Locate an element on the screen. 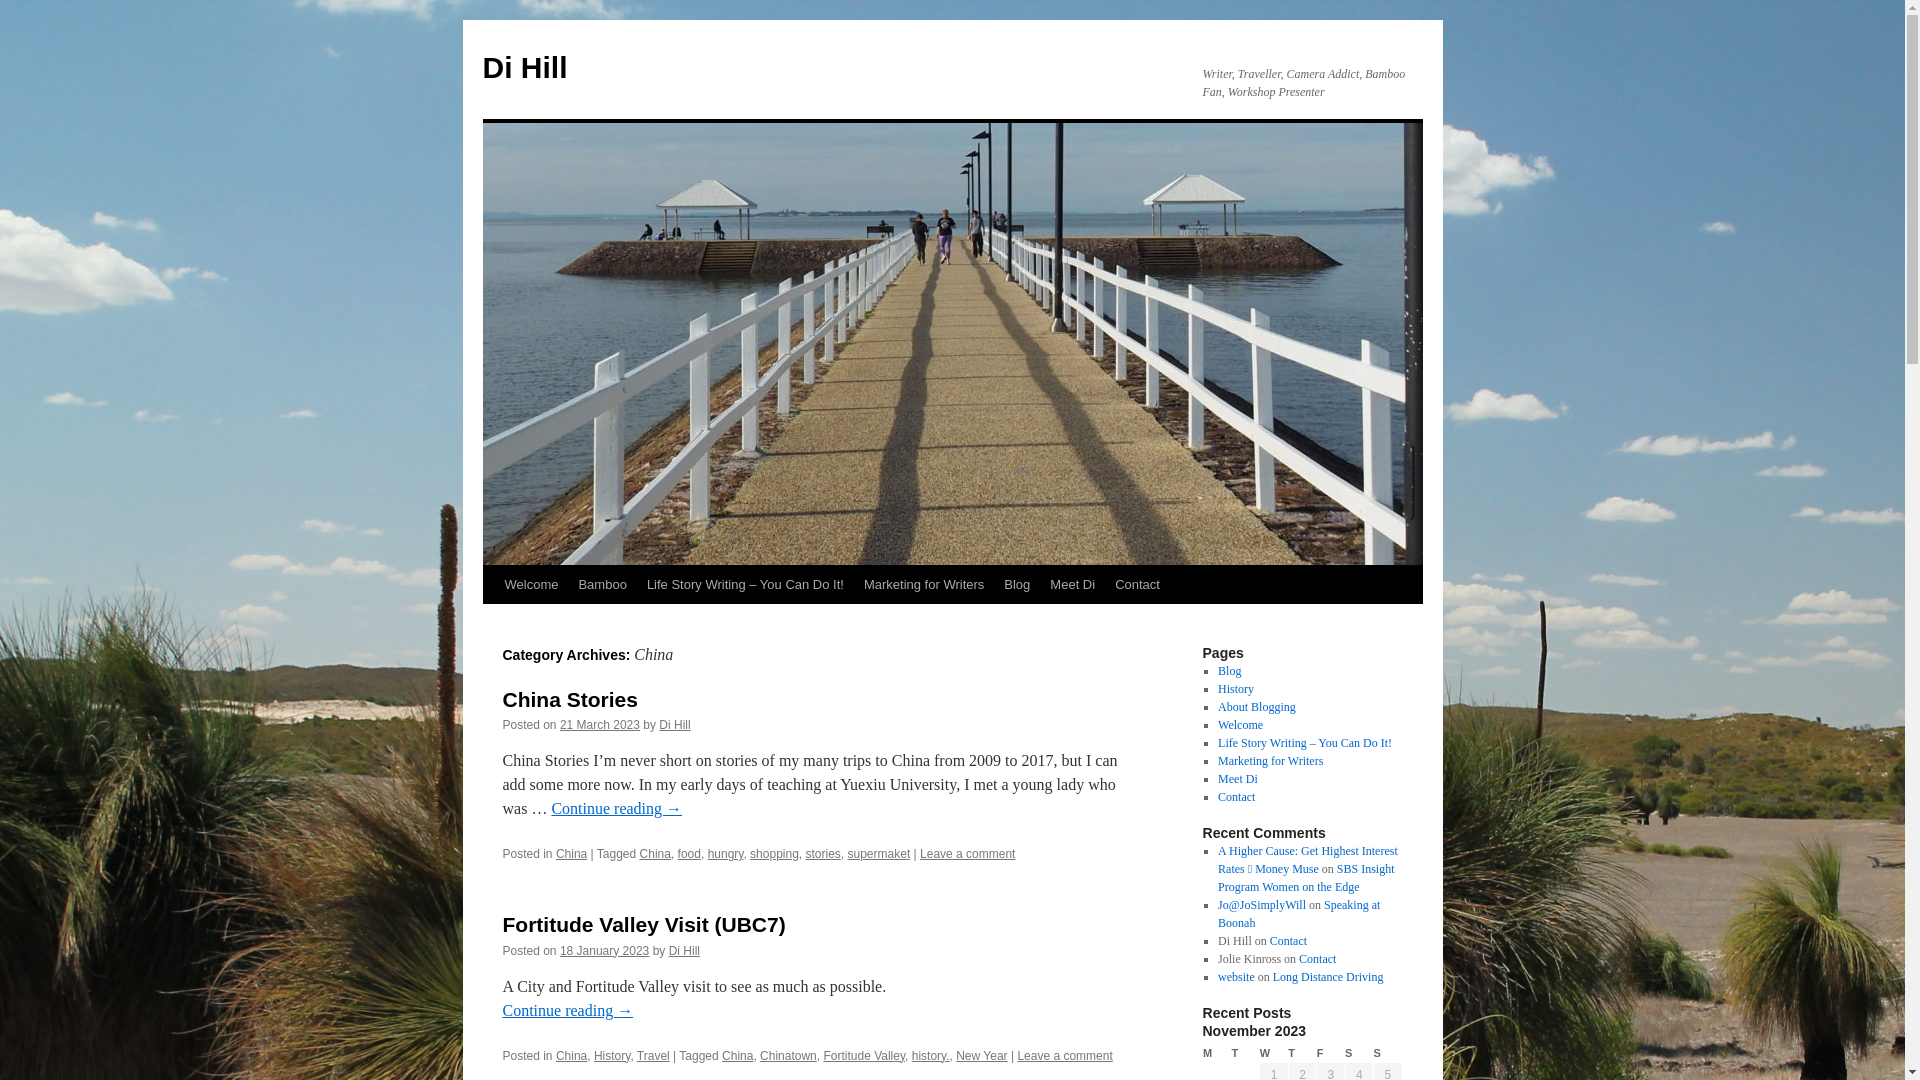 The image size is (1920, 1080). 'Marketing for Writers' is located at coordinates (922, 585).